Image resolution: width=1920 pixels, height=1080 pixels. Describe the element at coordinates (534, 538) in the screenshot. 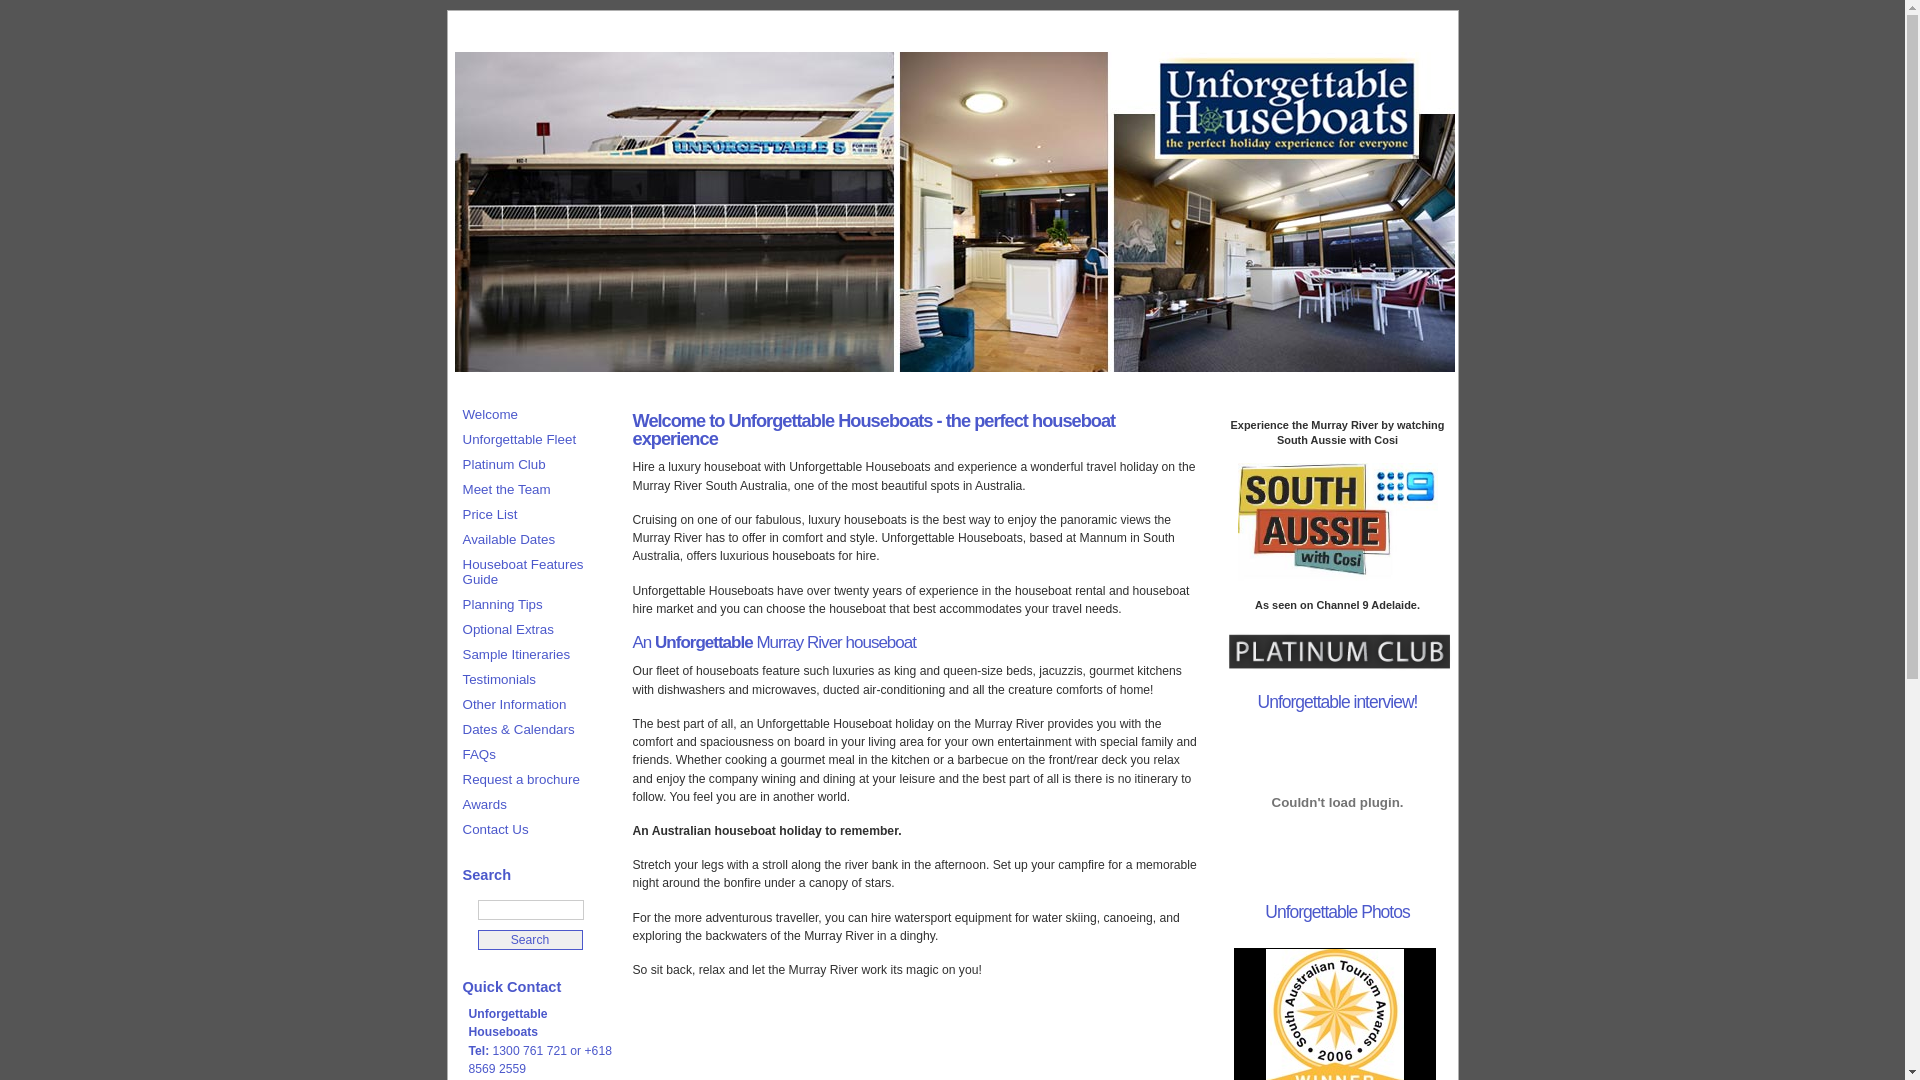

I see `'Available Dates'` at that location.